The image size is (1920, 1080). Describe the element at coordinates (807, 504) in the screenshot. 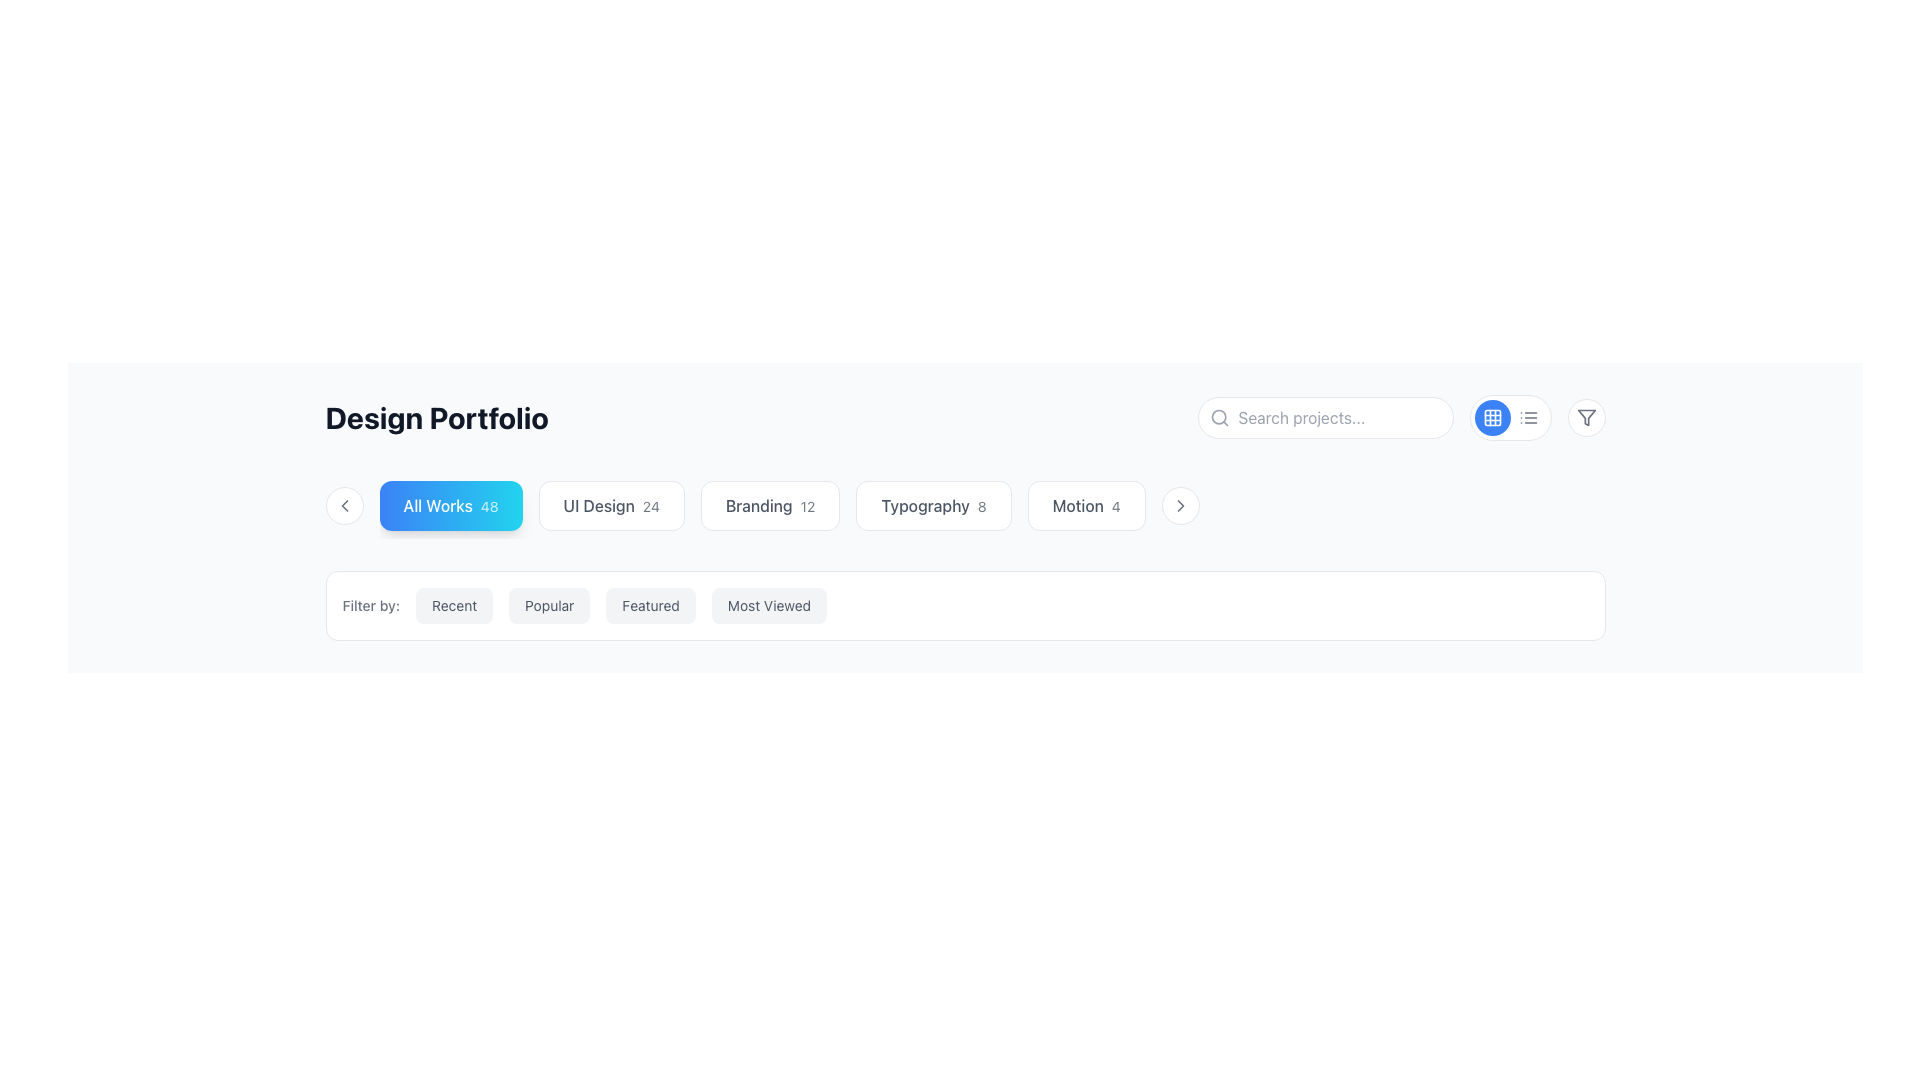

I see `the numeric value '12' displayed in semi-transparent gray text, located to the right of the 'Branding' button` at that location.